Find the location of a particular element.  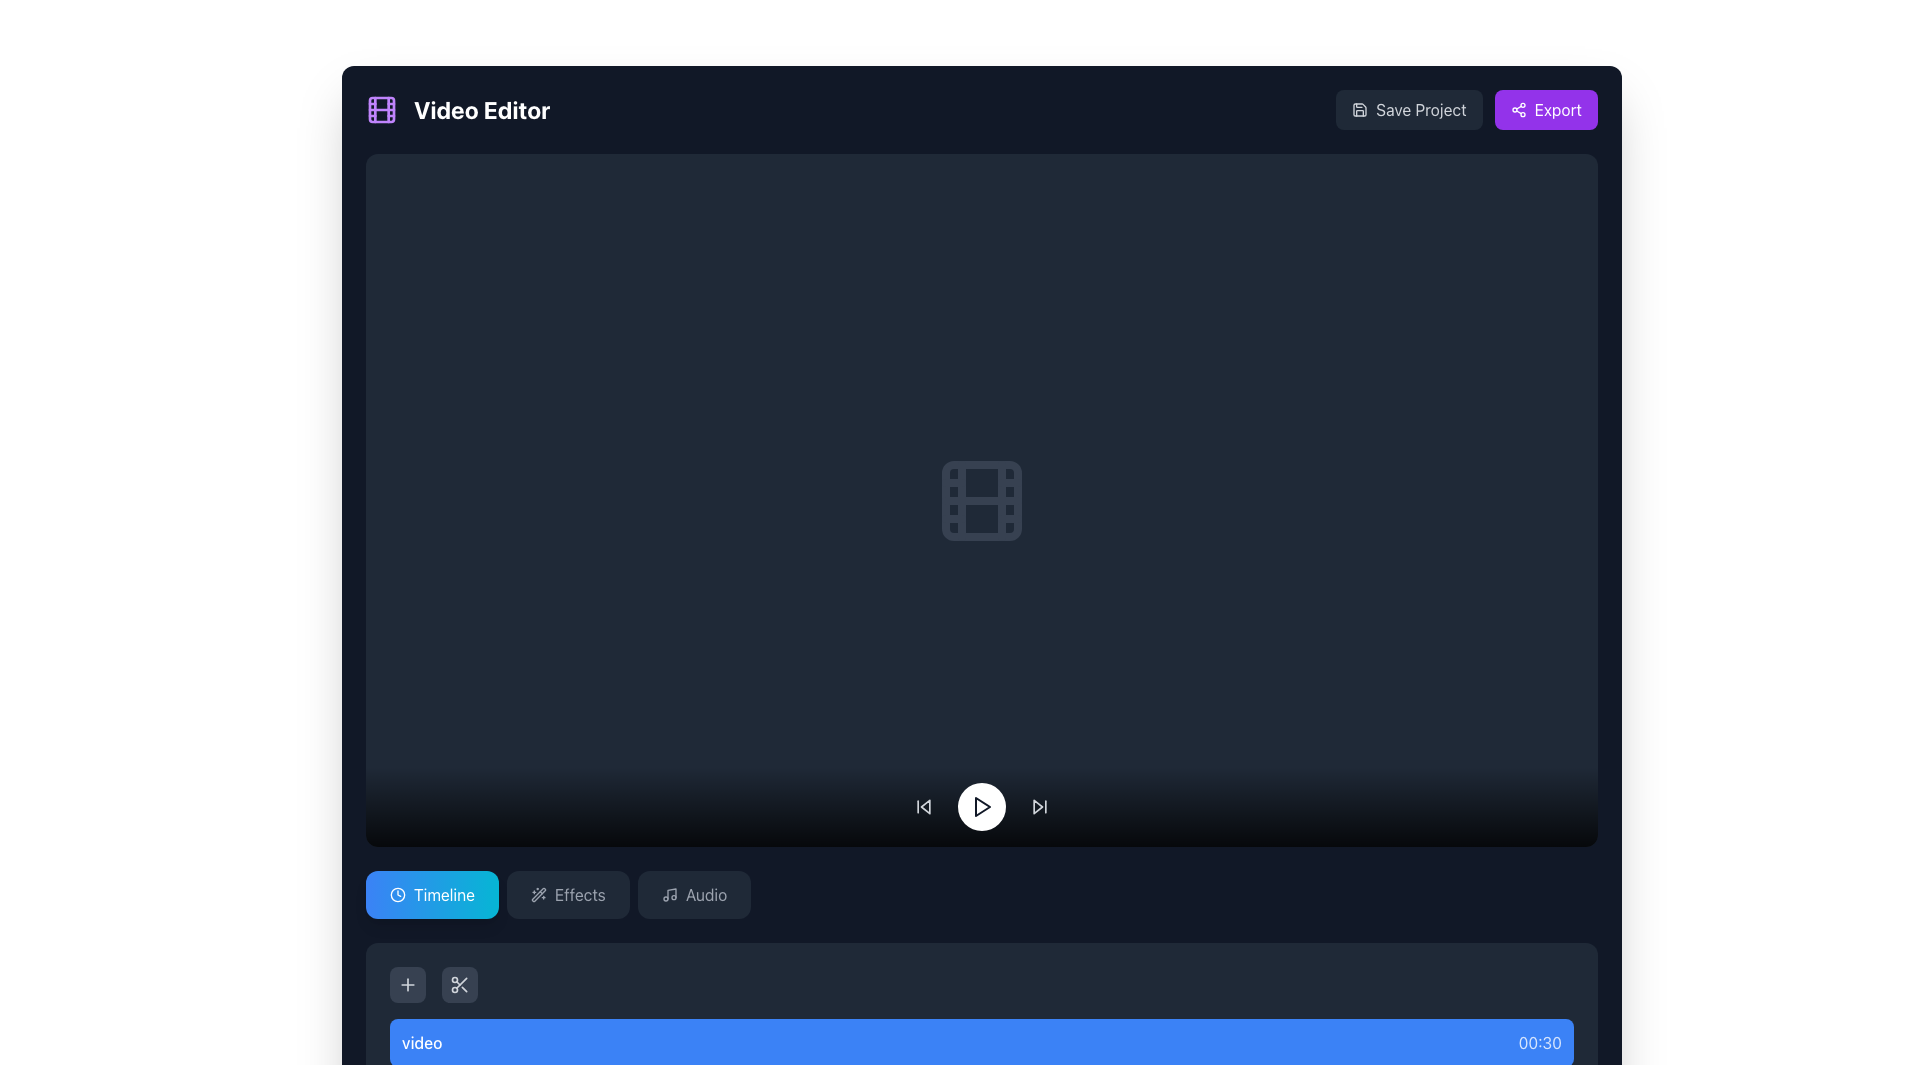

the triangular play icon located at the bottom center of the user interface is located at coordinates (983, 805).